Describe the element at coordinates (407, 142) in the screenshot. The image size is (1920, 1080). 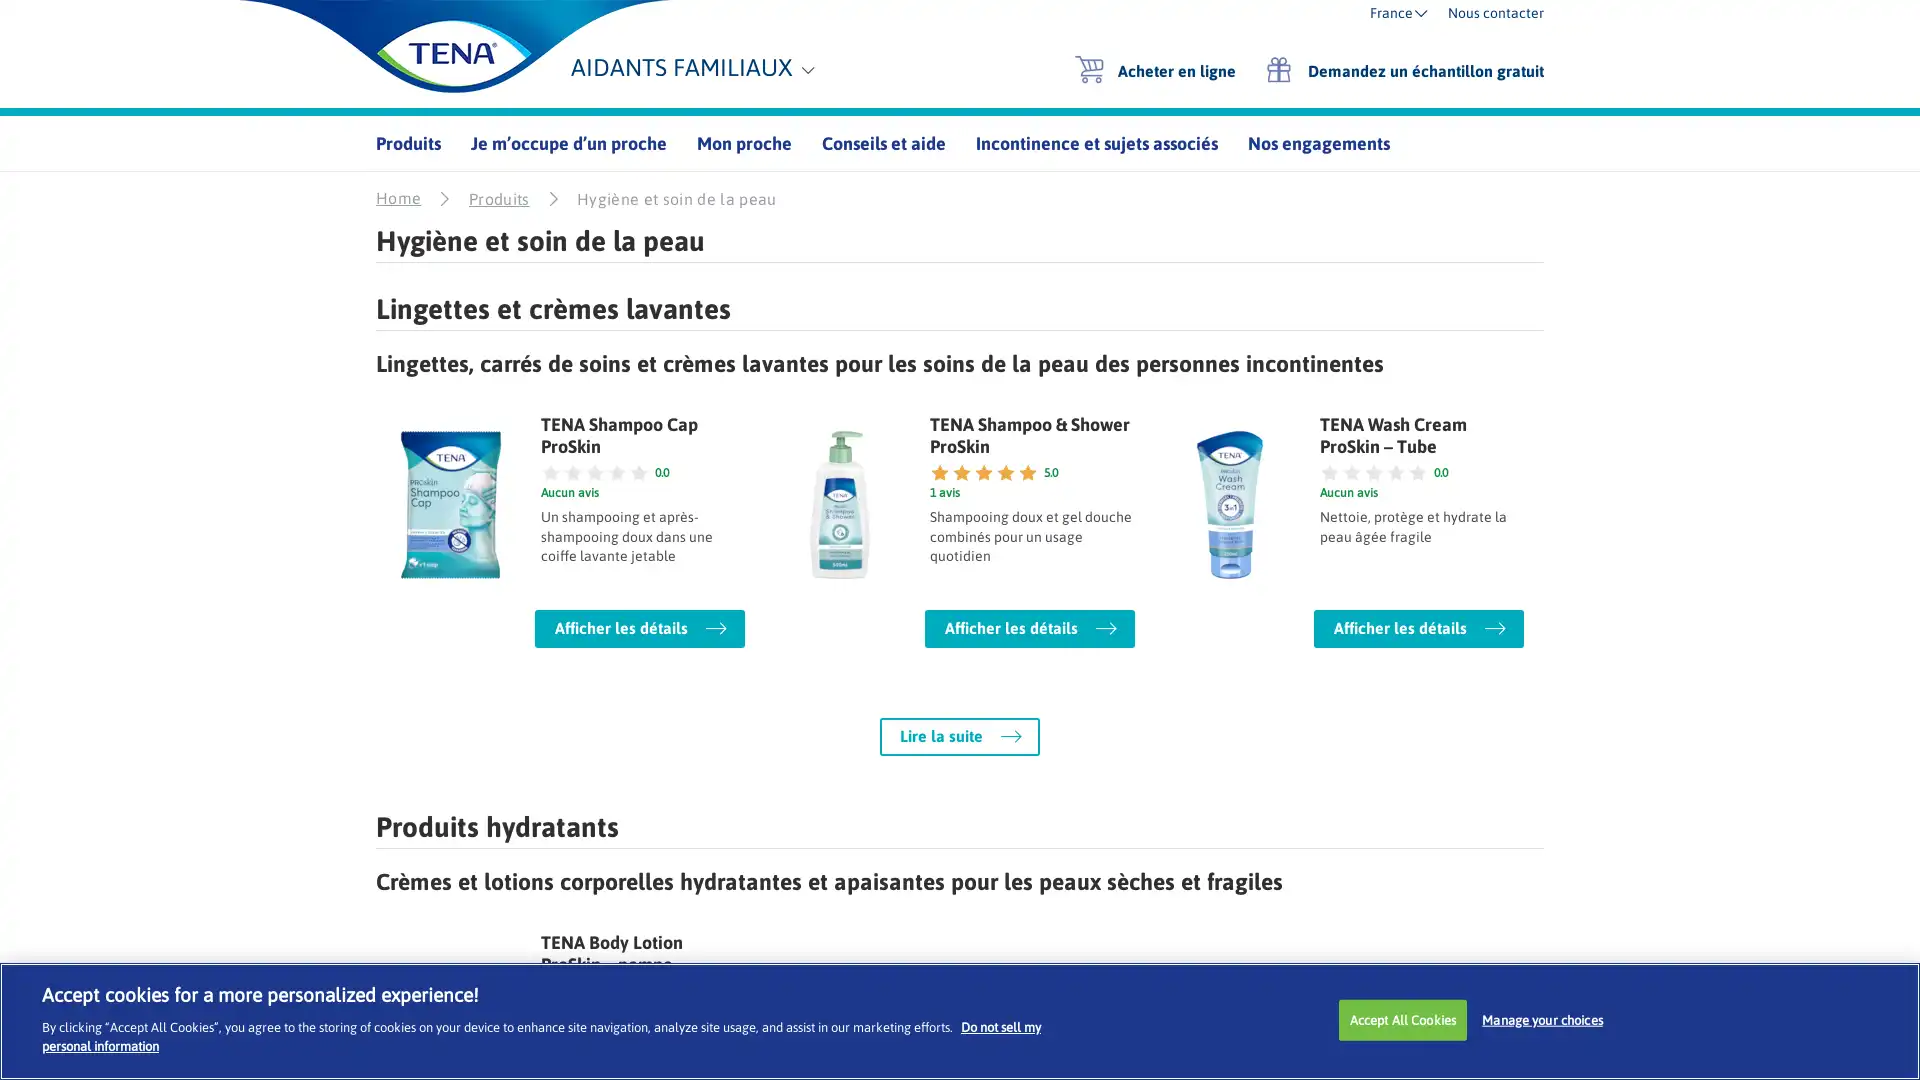
I see `Produits` at that location.